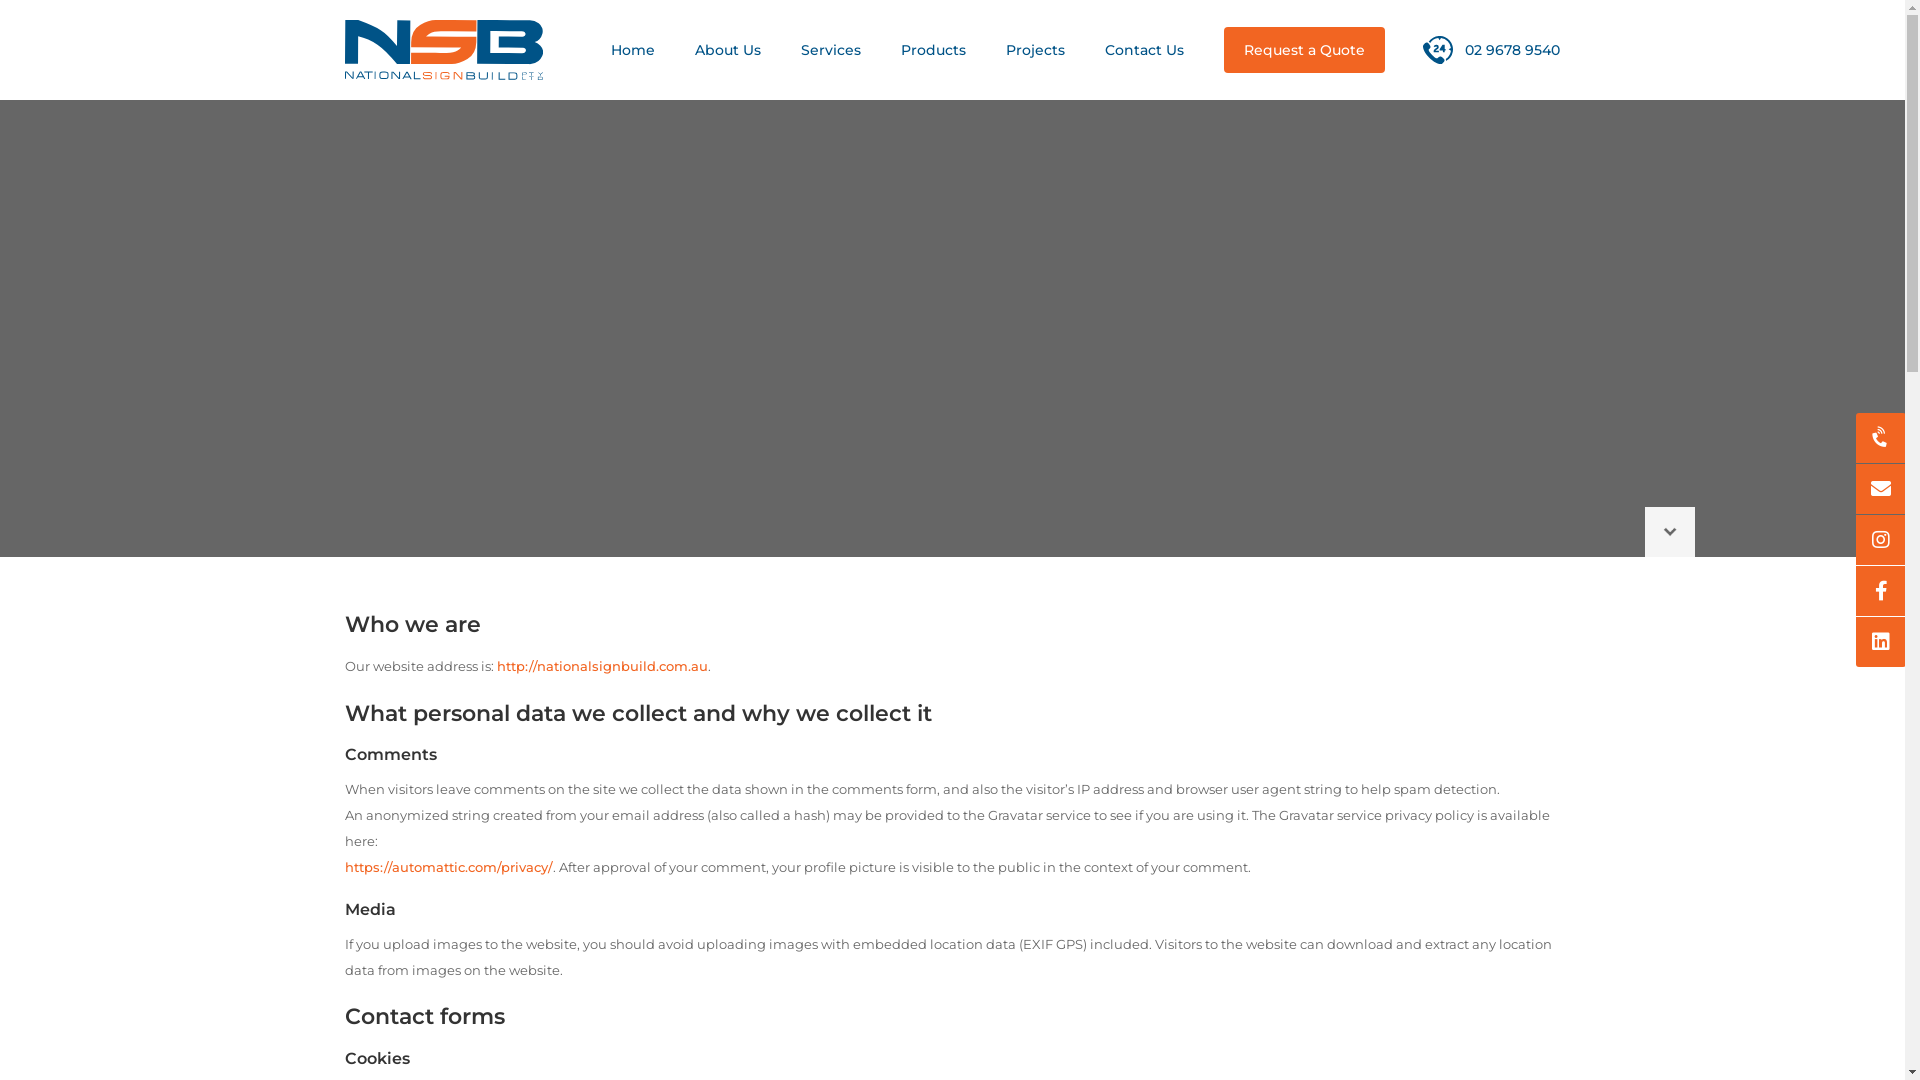 The image size is (1920, 1080). Describe the element at coordinates (1421, 49) in the screenshot. I see `'   02 9678 9540'` at that location.